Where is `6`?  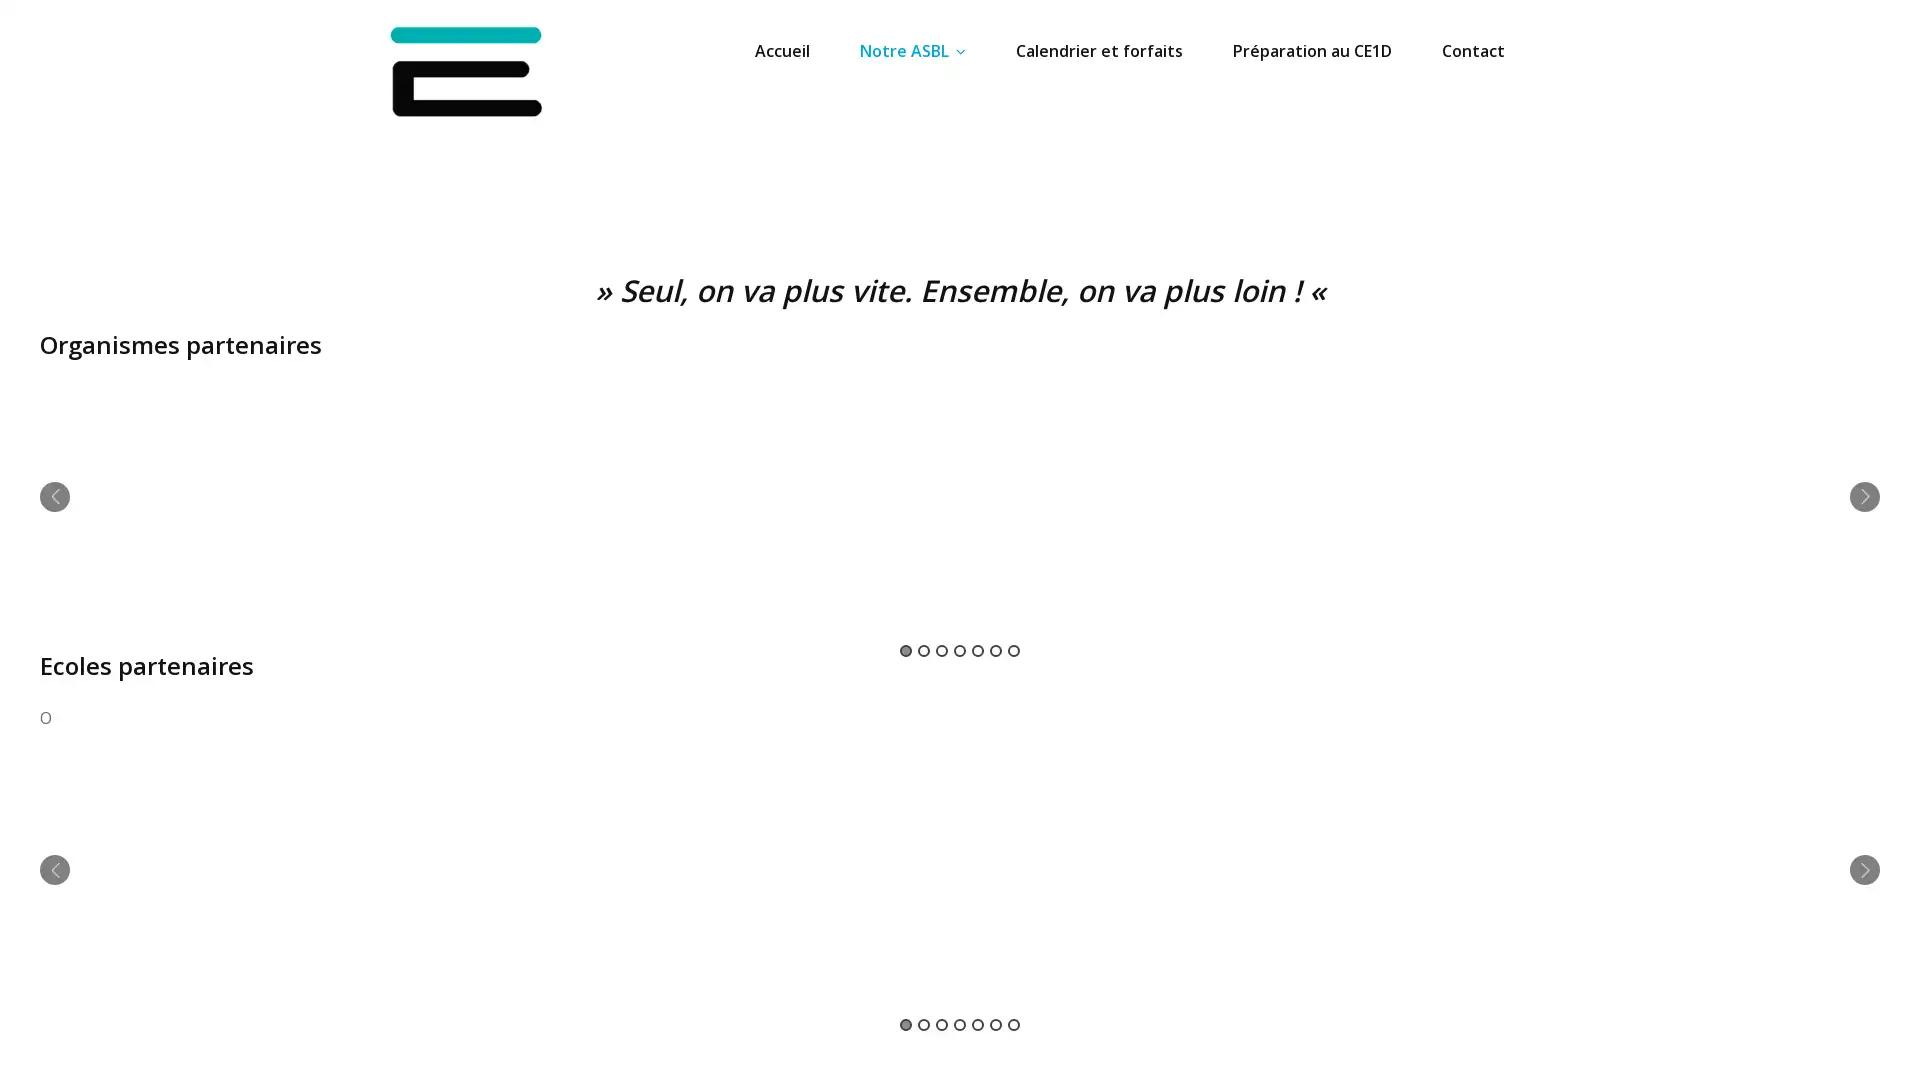
6 is located at coordinates (996, 1023).